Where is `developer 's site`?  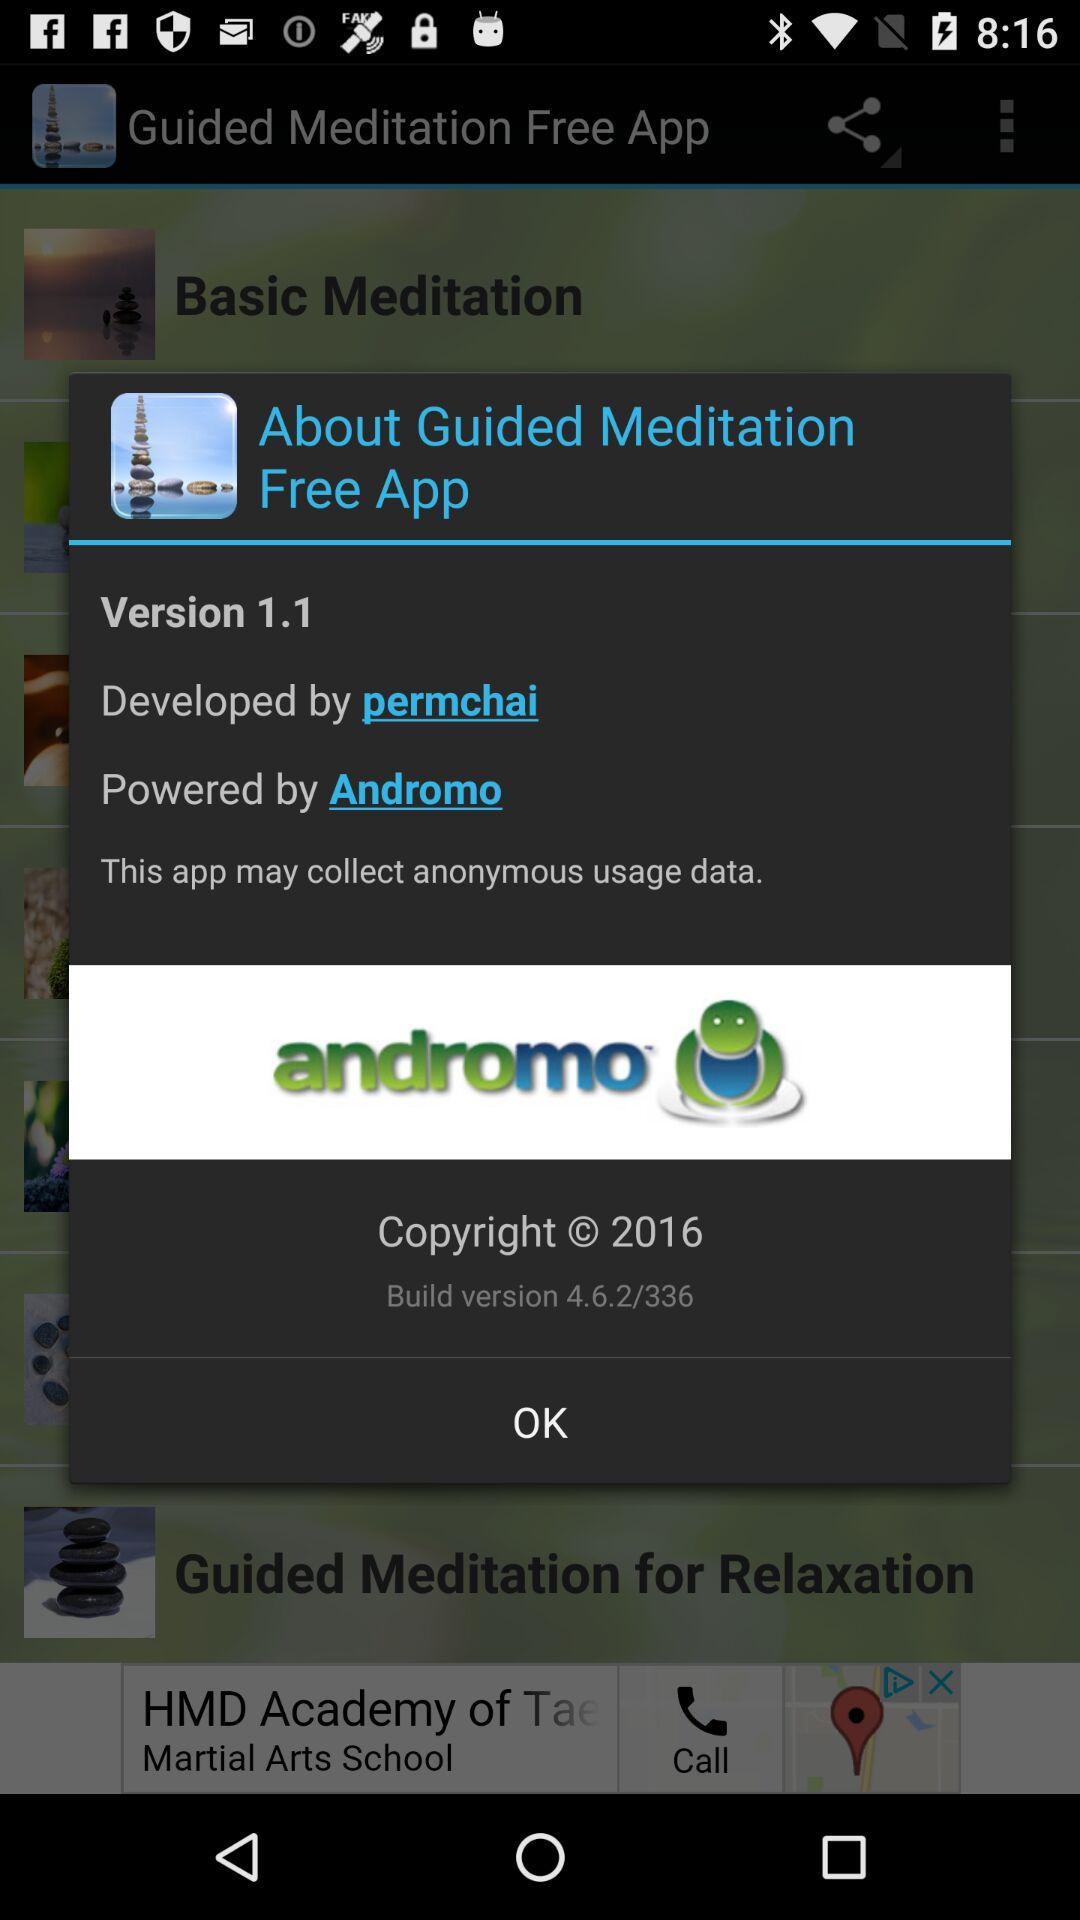
developer 's site is located at coordinates (538, 1061).